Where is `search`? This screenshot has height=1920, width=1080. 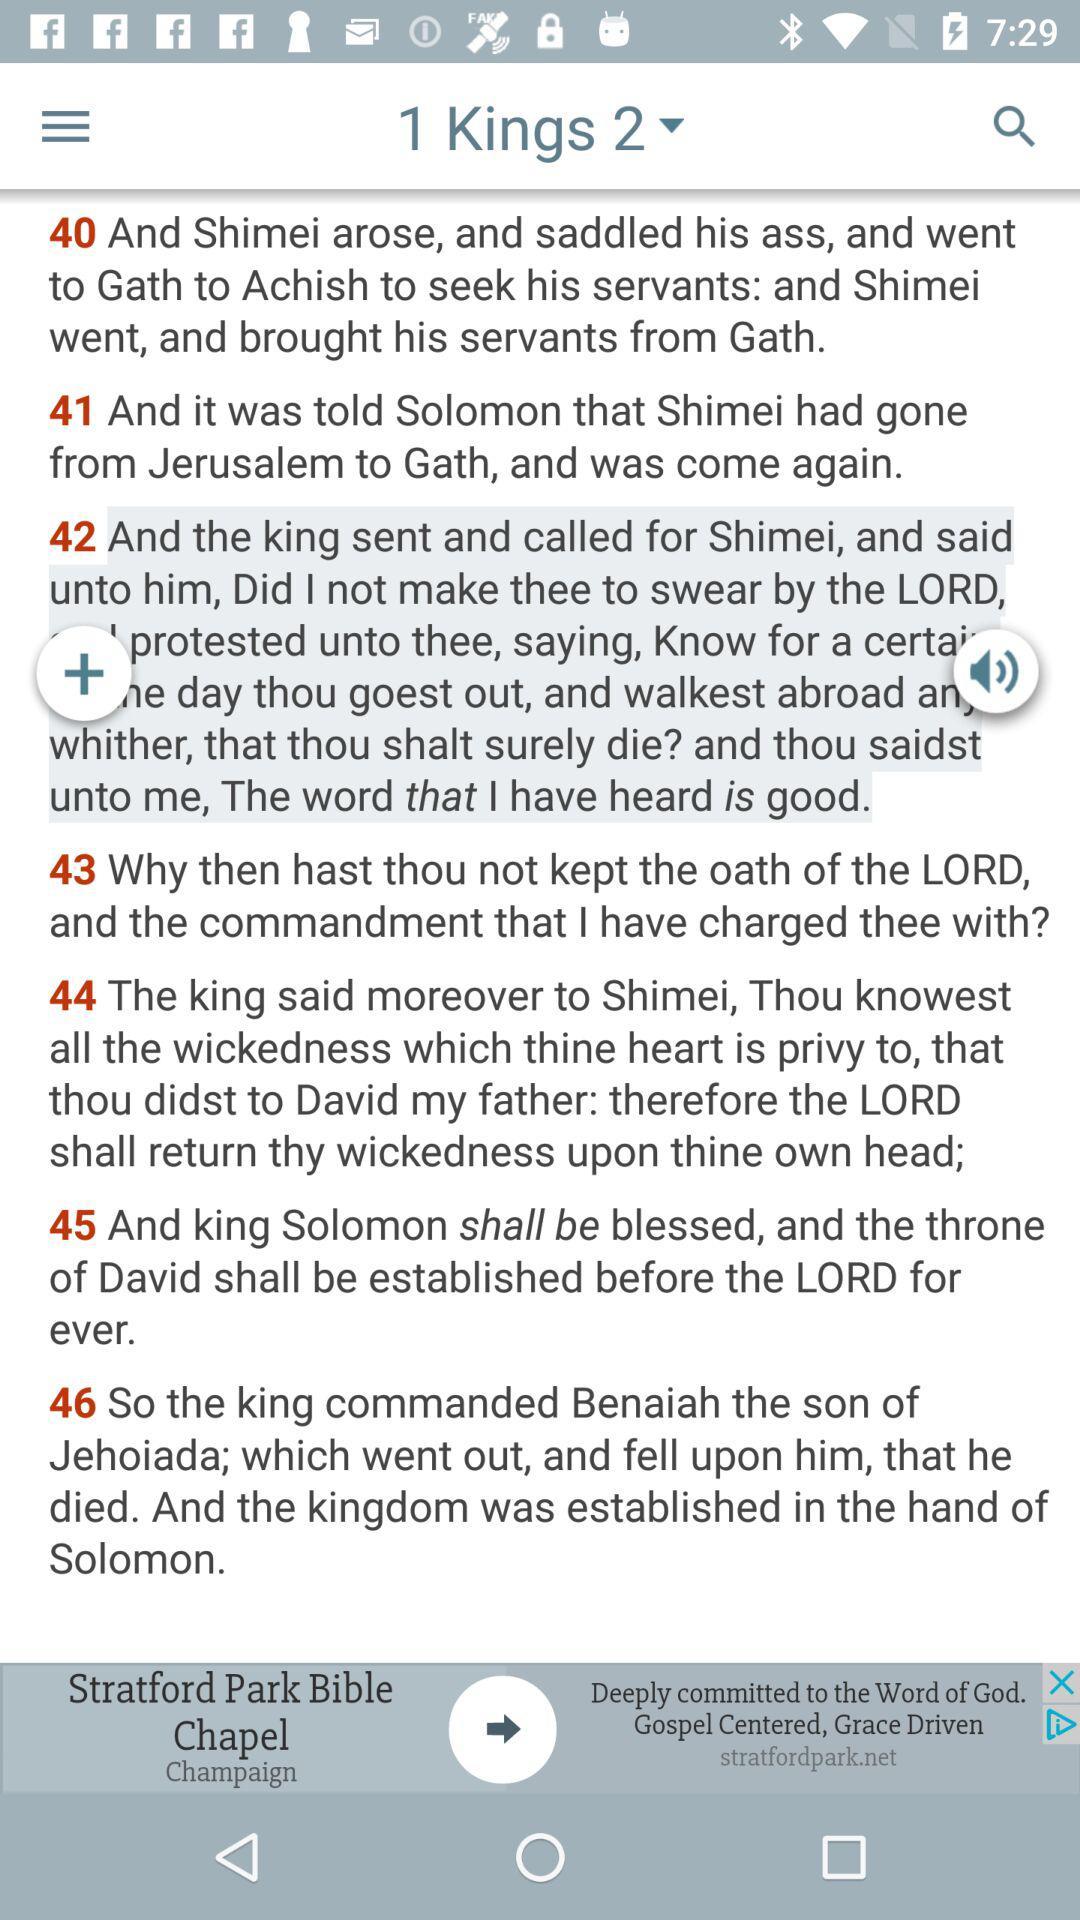 search is located at coordinates (1014, 124).